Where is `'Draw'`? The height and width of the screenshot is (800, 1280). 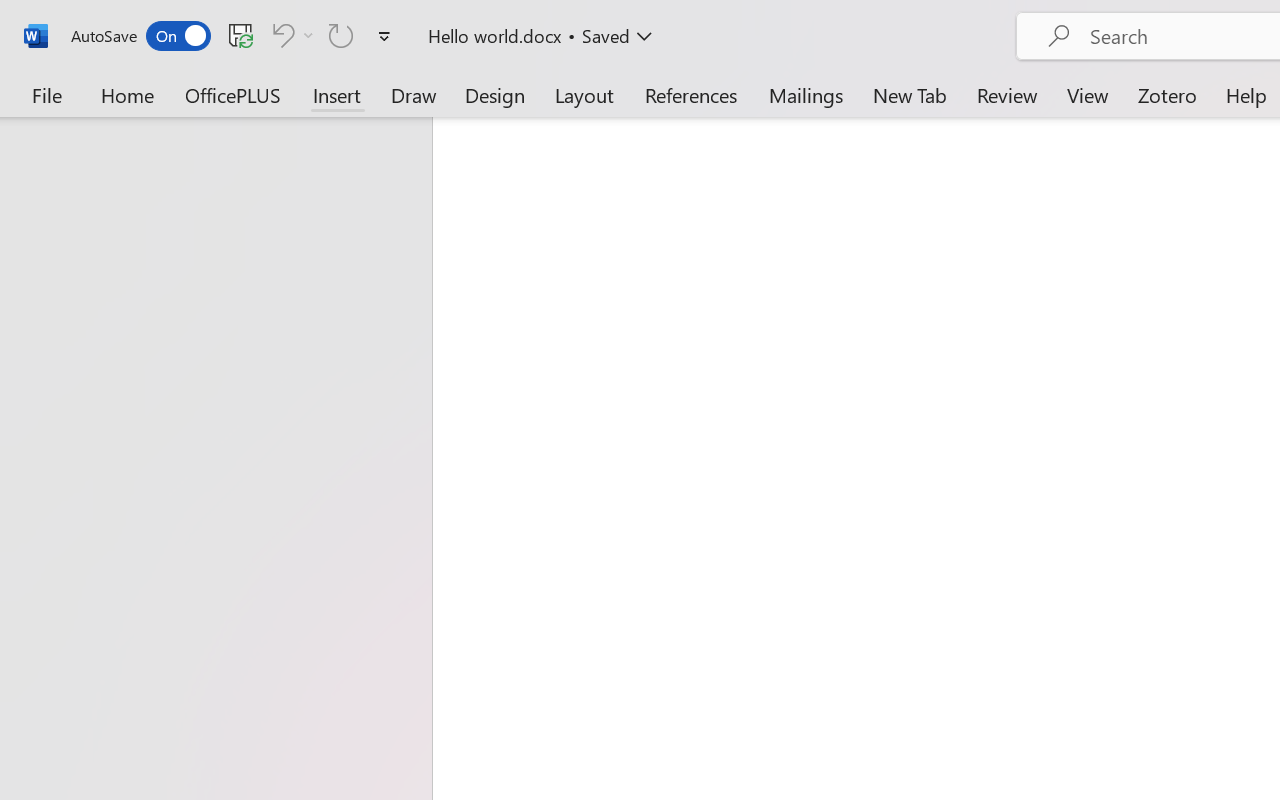
'Draw' is located at coordinates (413, 94).